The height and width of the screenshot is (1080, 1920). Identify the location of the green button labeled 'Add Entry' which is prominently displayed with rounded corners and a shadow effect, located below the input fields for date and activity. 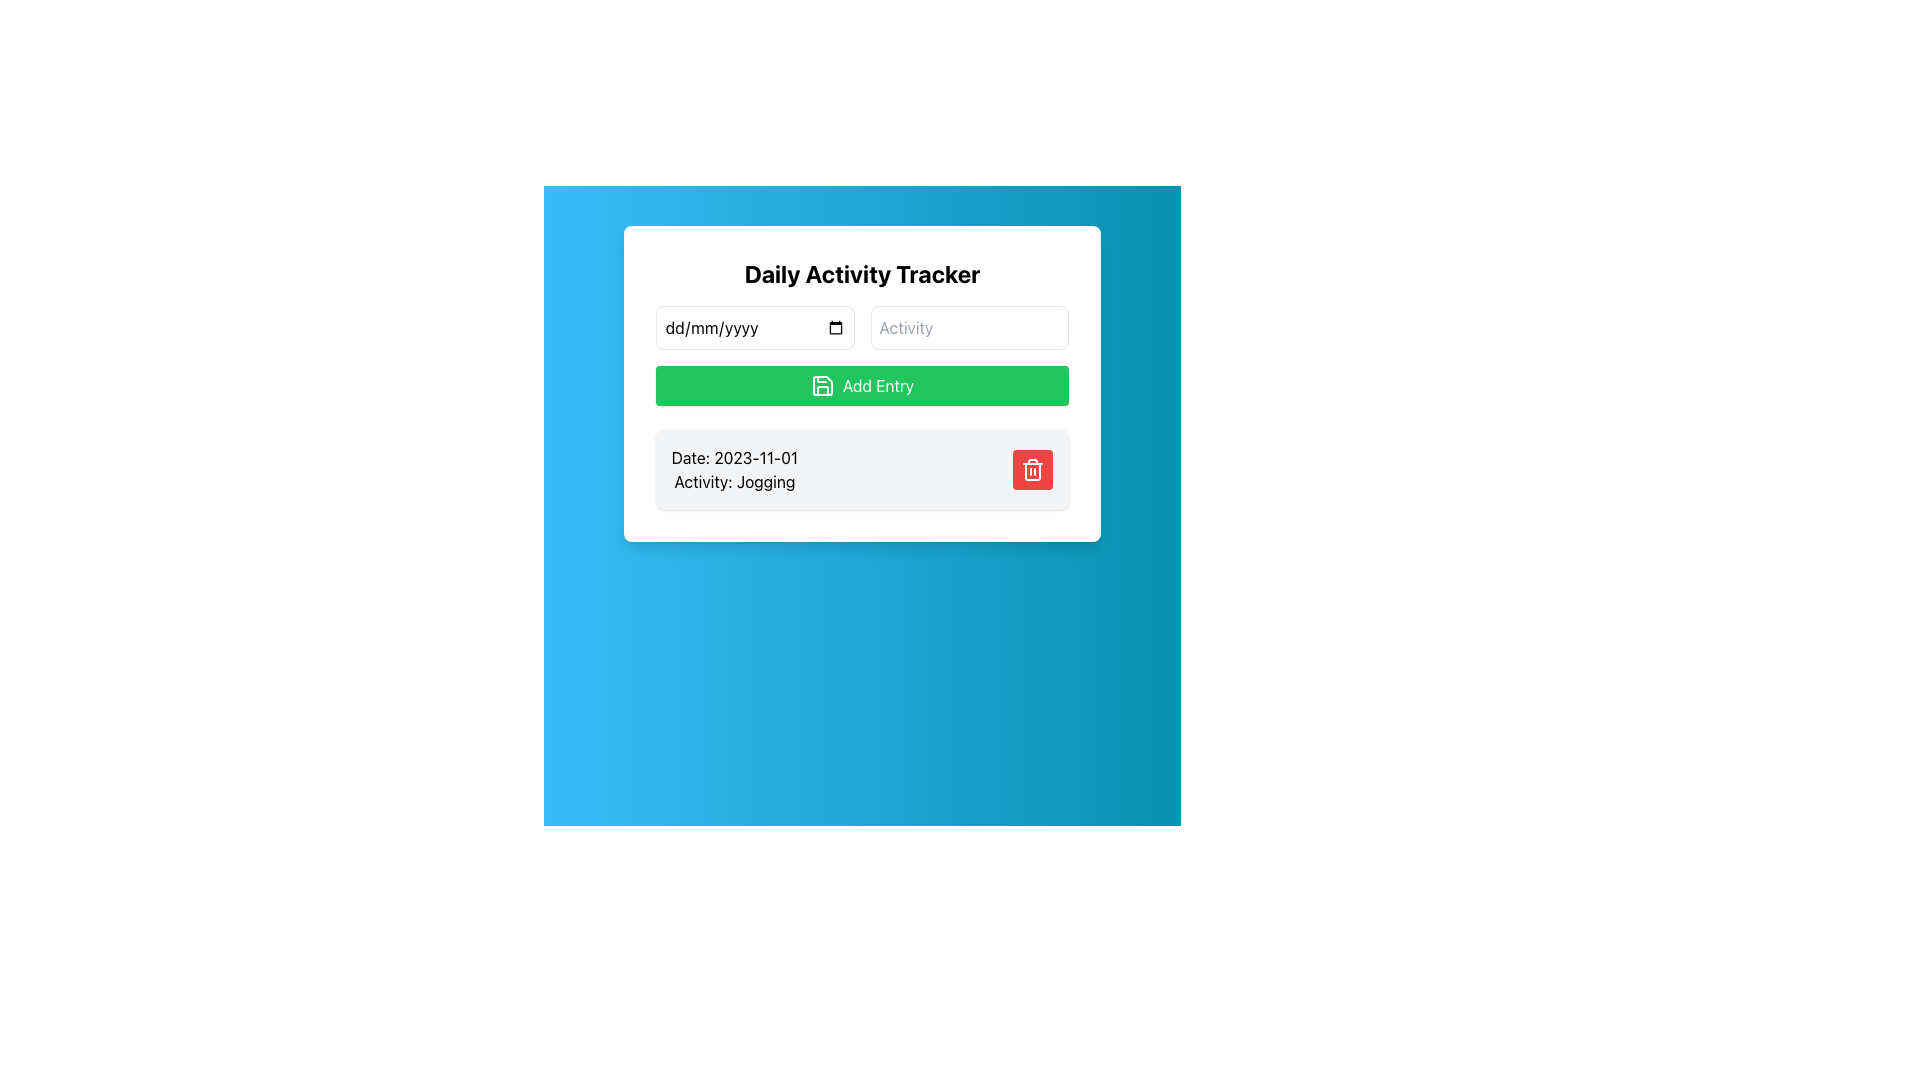
(878, 385).